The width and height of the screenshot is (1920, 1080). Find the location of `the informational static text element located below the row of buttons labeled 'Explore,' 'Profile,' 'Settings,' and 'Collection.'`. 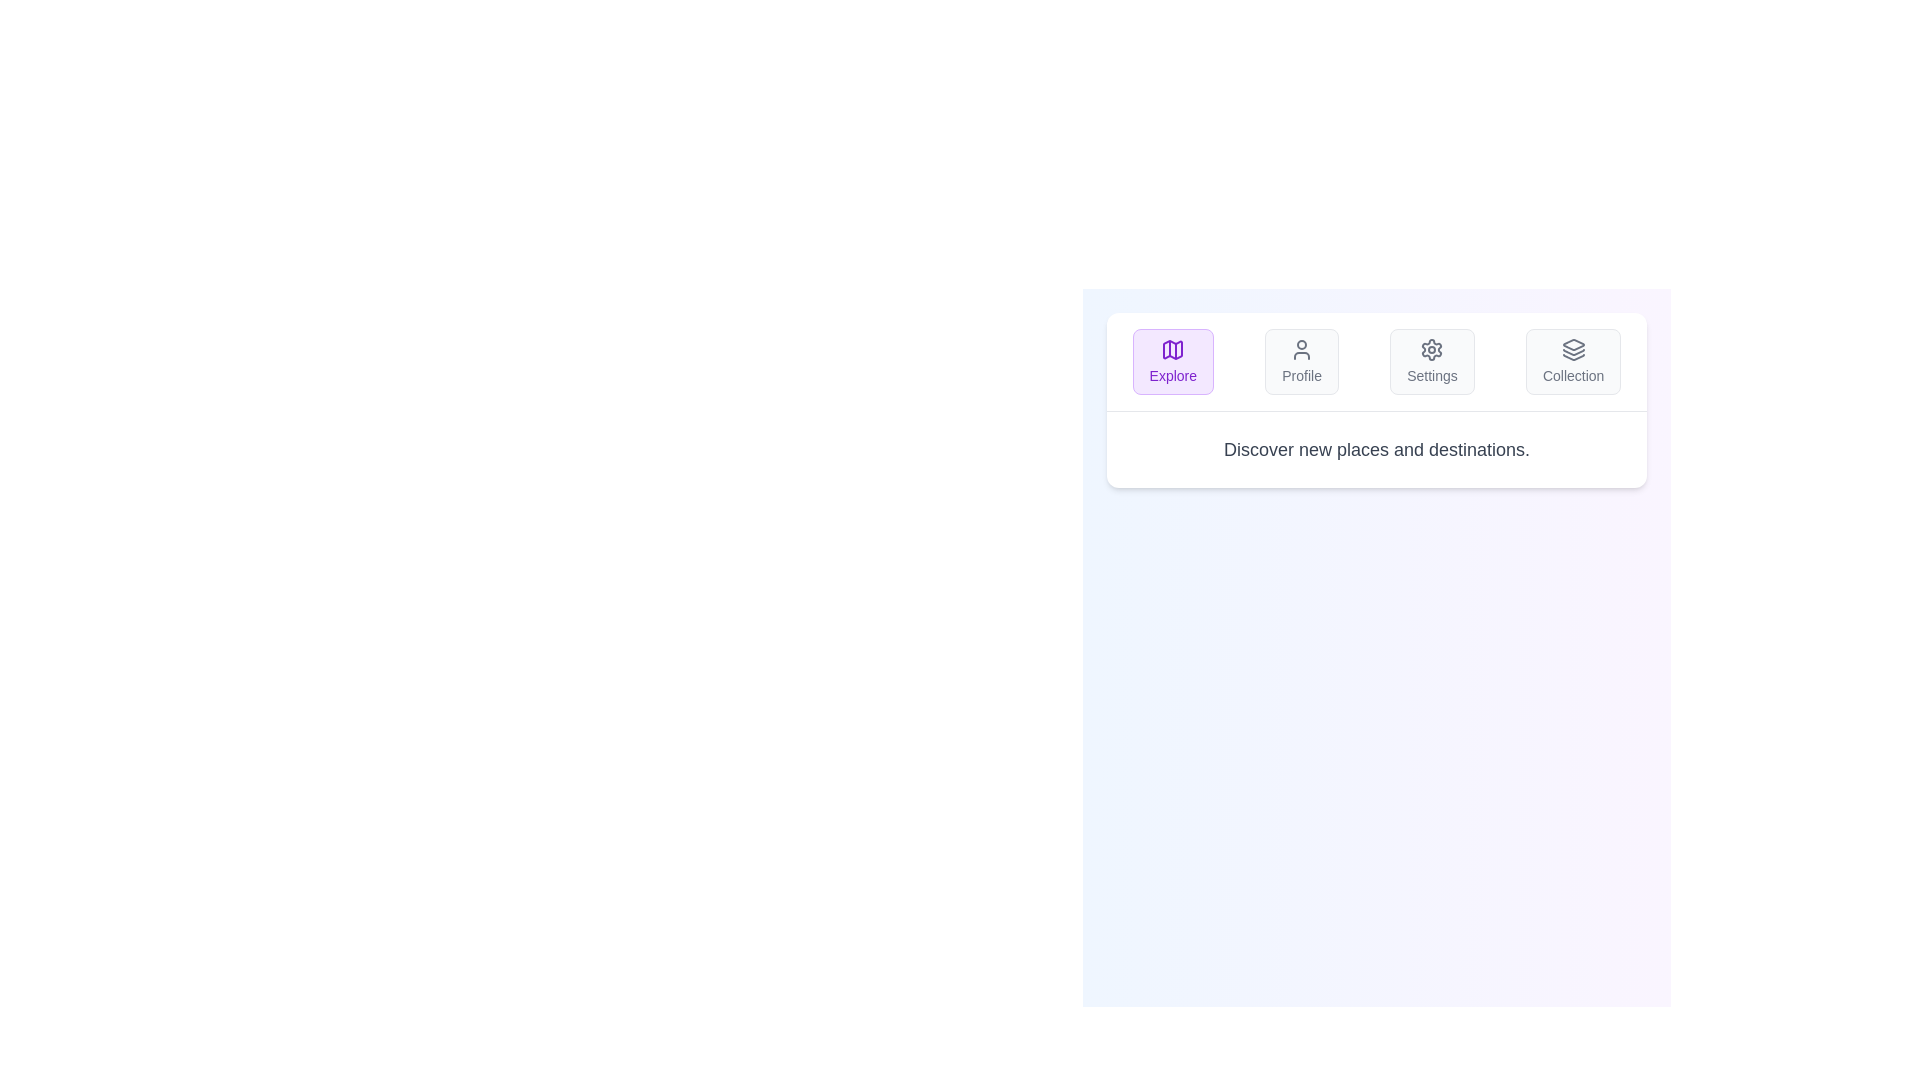

the informational static text element located below the row of buttons labeled 'Explore,' 'Profile,' 'Settings,' and 'Collection.' is located at coordinates (1376, 450).